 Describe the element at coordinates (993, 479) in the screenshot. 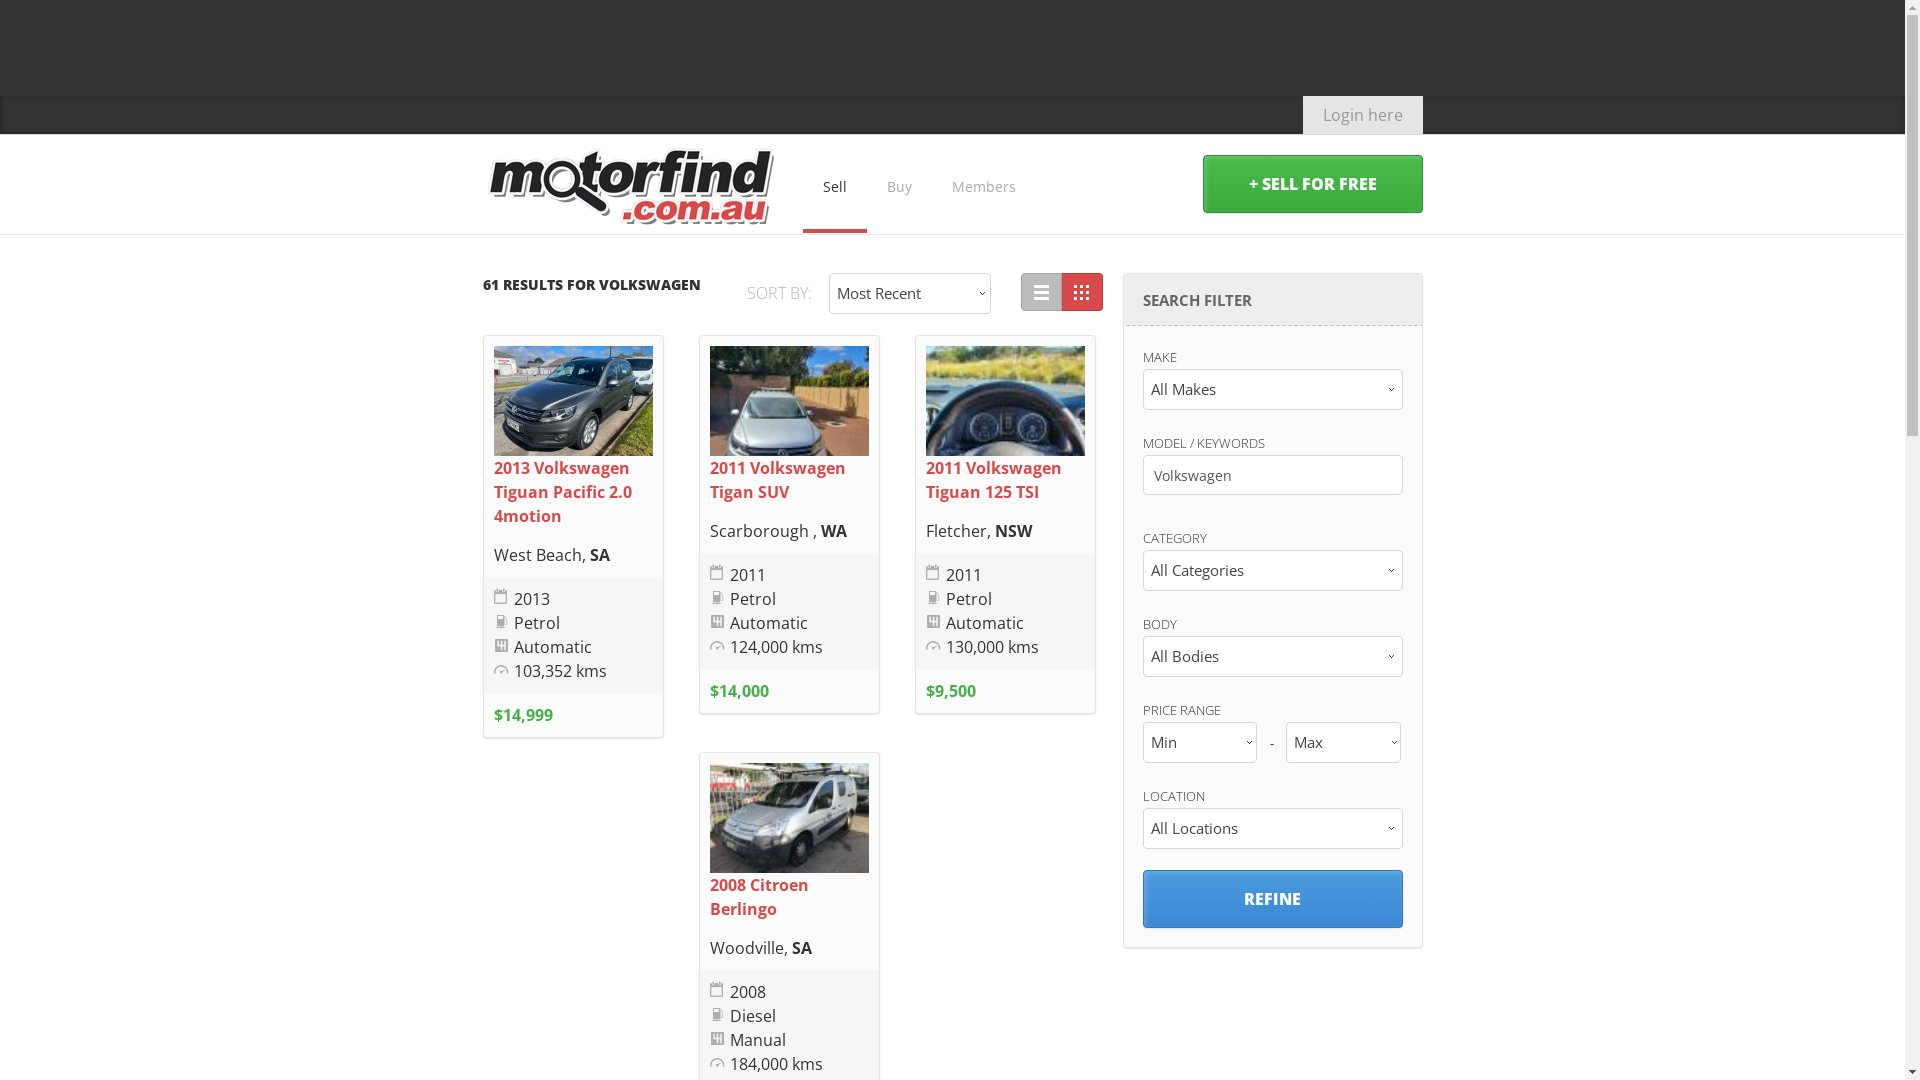

I see `'2011 Volkswagen Tiguan 125 TSI'` at that location.